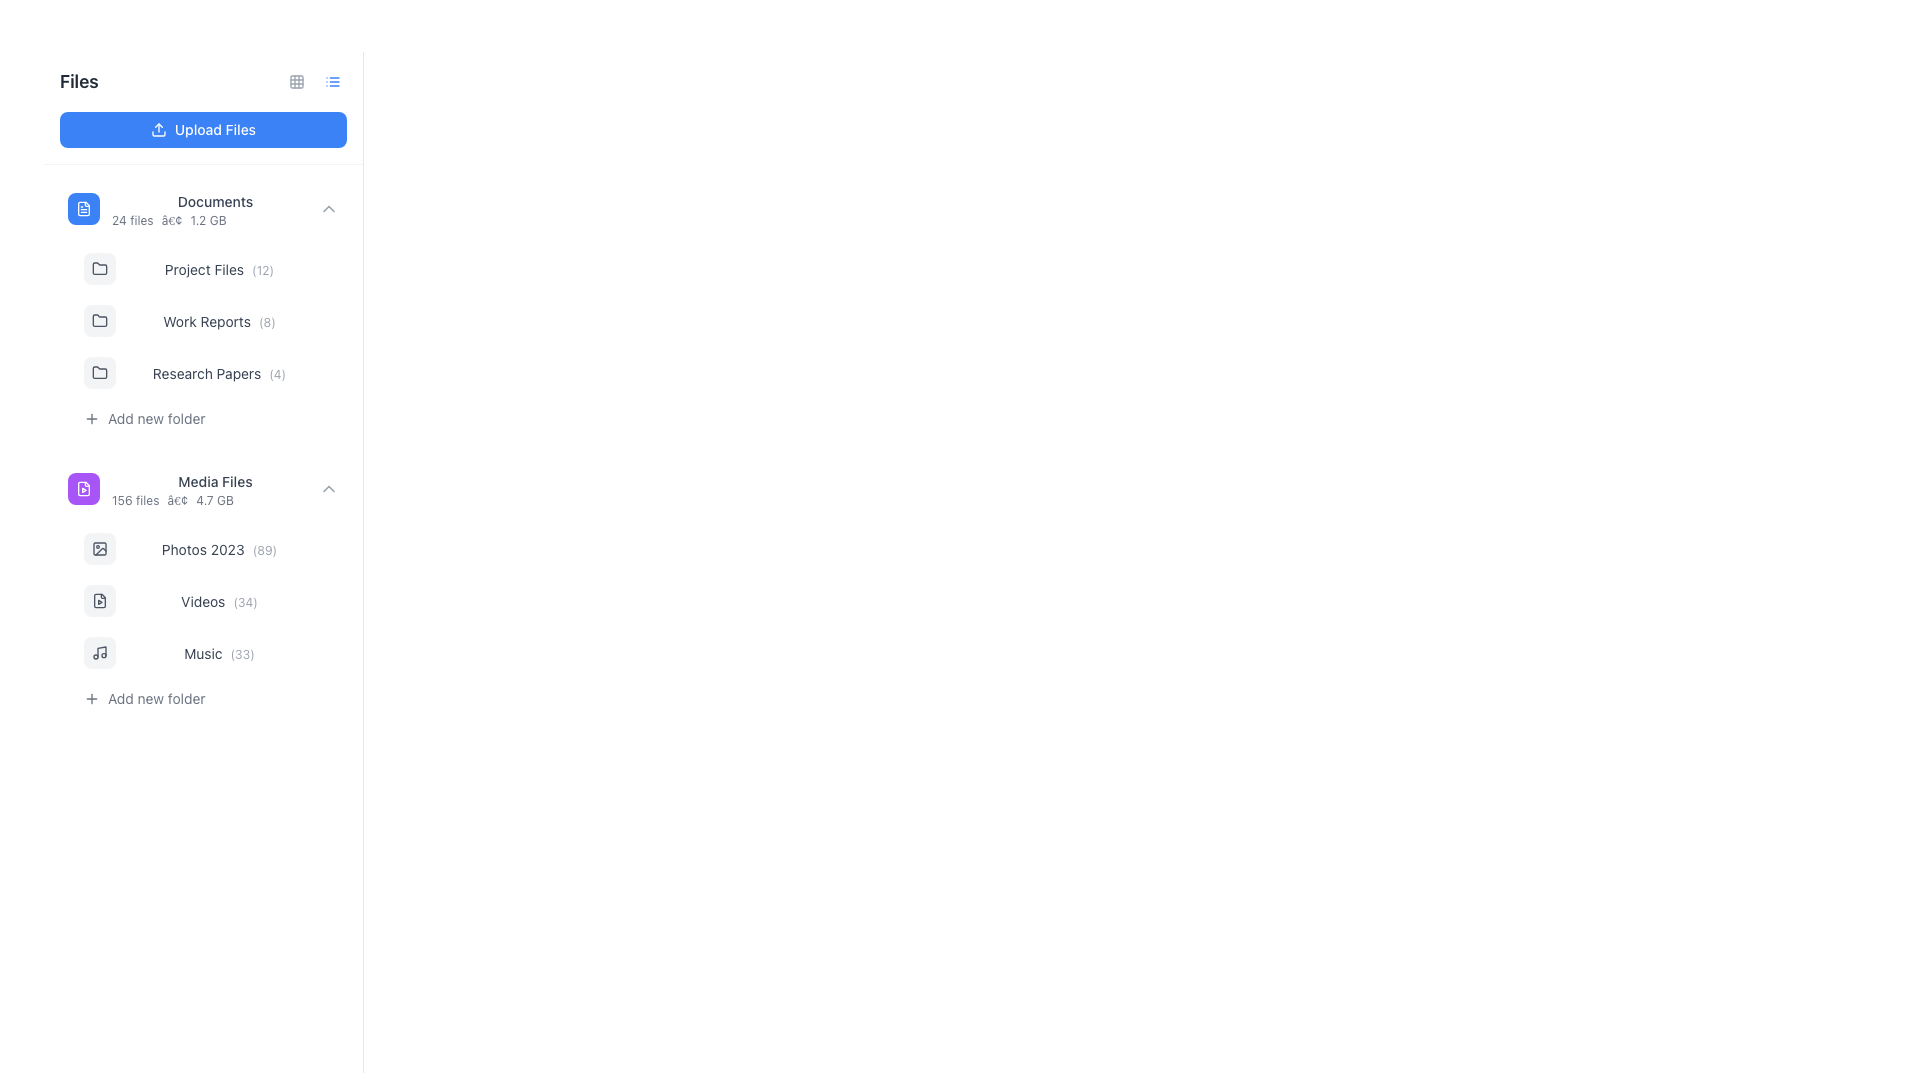  Describe the element at coordinates (325, 652) in the screenshot. I see `the contextual actions icon located` at that location.